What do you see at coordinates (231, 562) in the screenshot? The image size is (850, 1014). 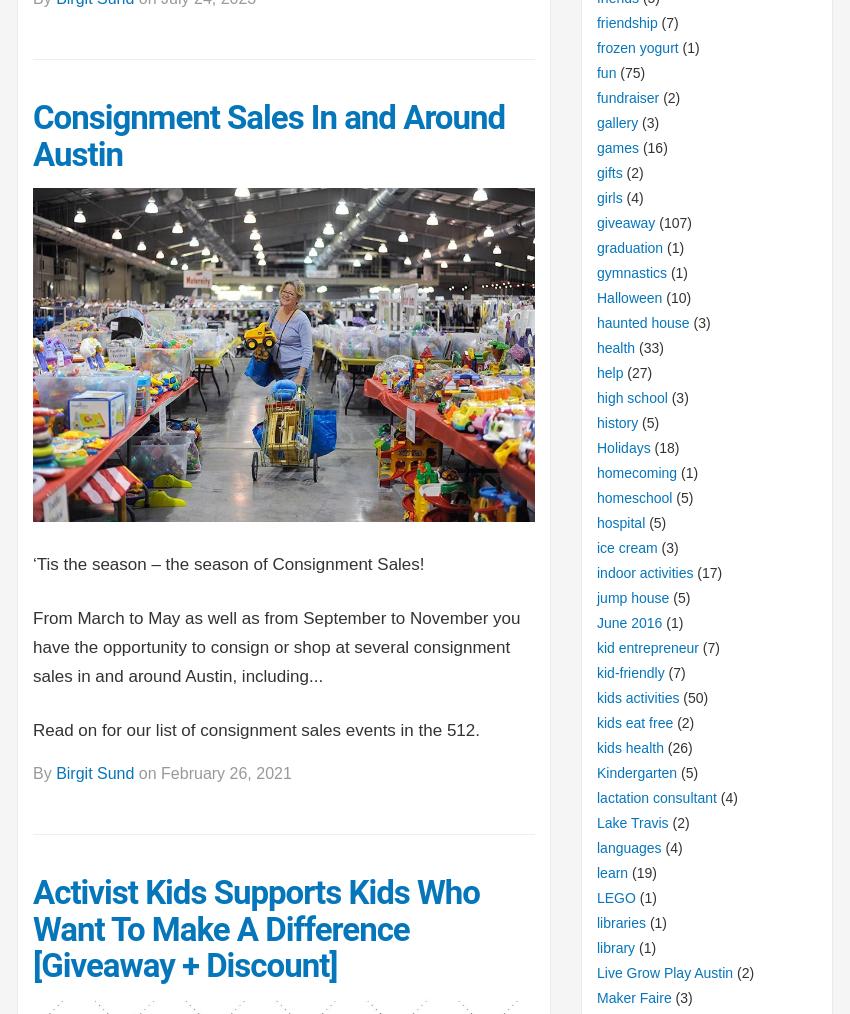 I see `'‘Tis the season – the season of Consignment Sales!'` at bounding box center [231, 562].